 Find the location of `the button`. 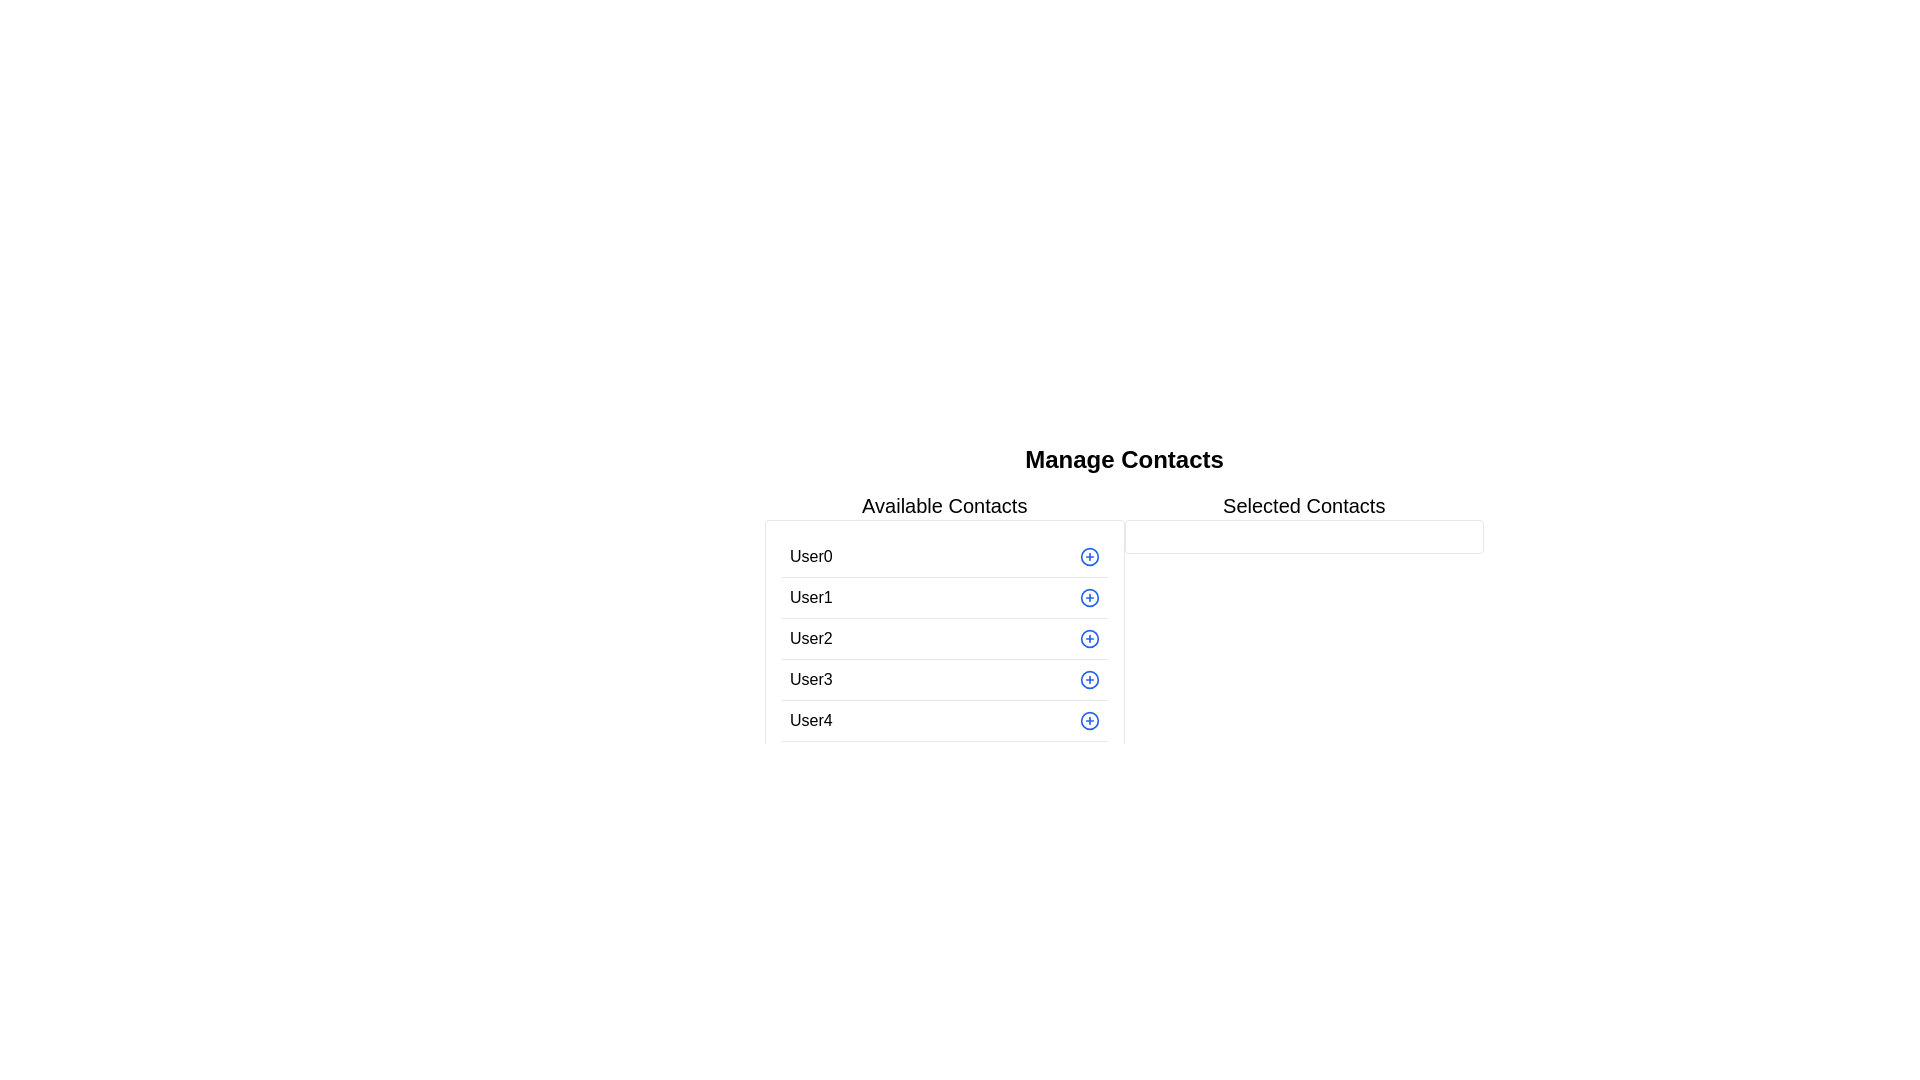

the button is located at coordinates (1088, 596).